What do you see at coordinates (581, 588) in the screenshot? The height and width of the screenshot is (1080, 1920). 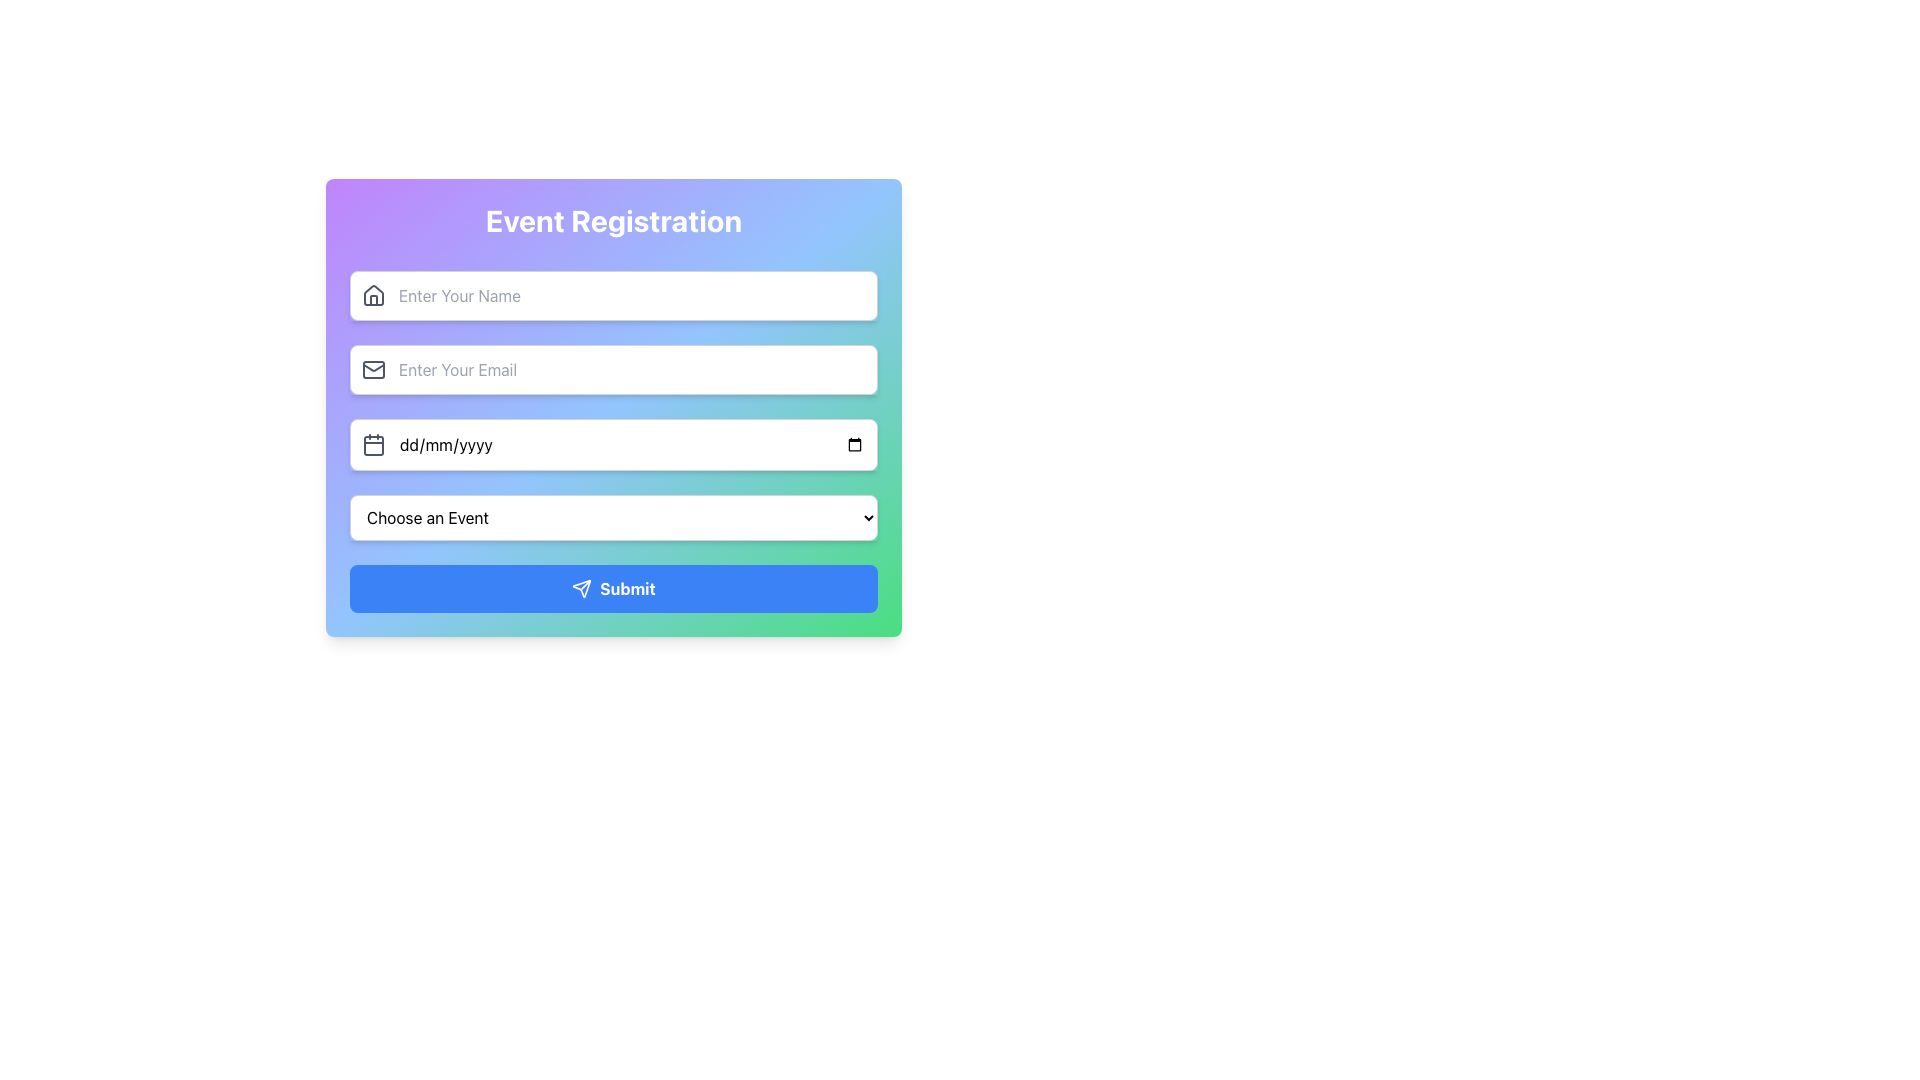 I see `the paper plane icon located inside the 'Submit' button at the bottom of the form` at bounding box center [581, 588].